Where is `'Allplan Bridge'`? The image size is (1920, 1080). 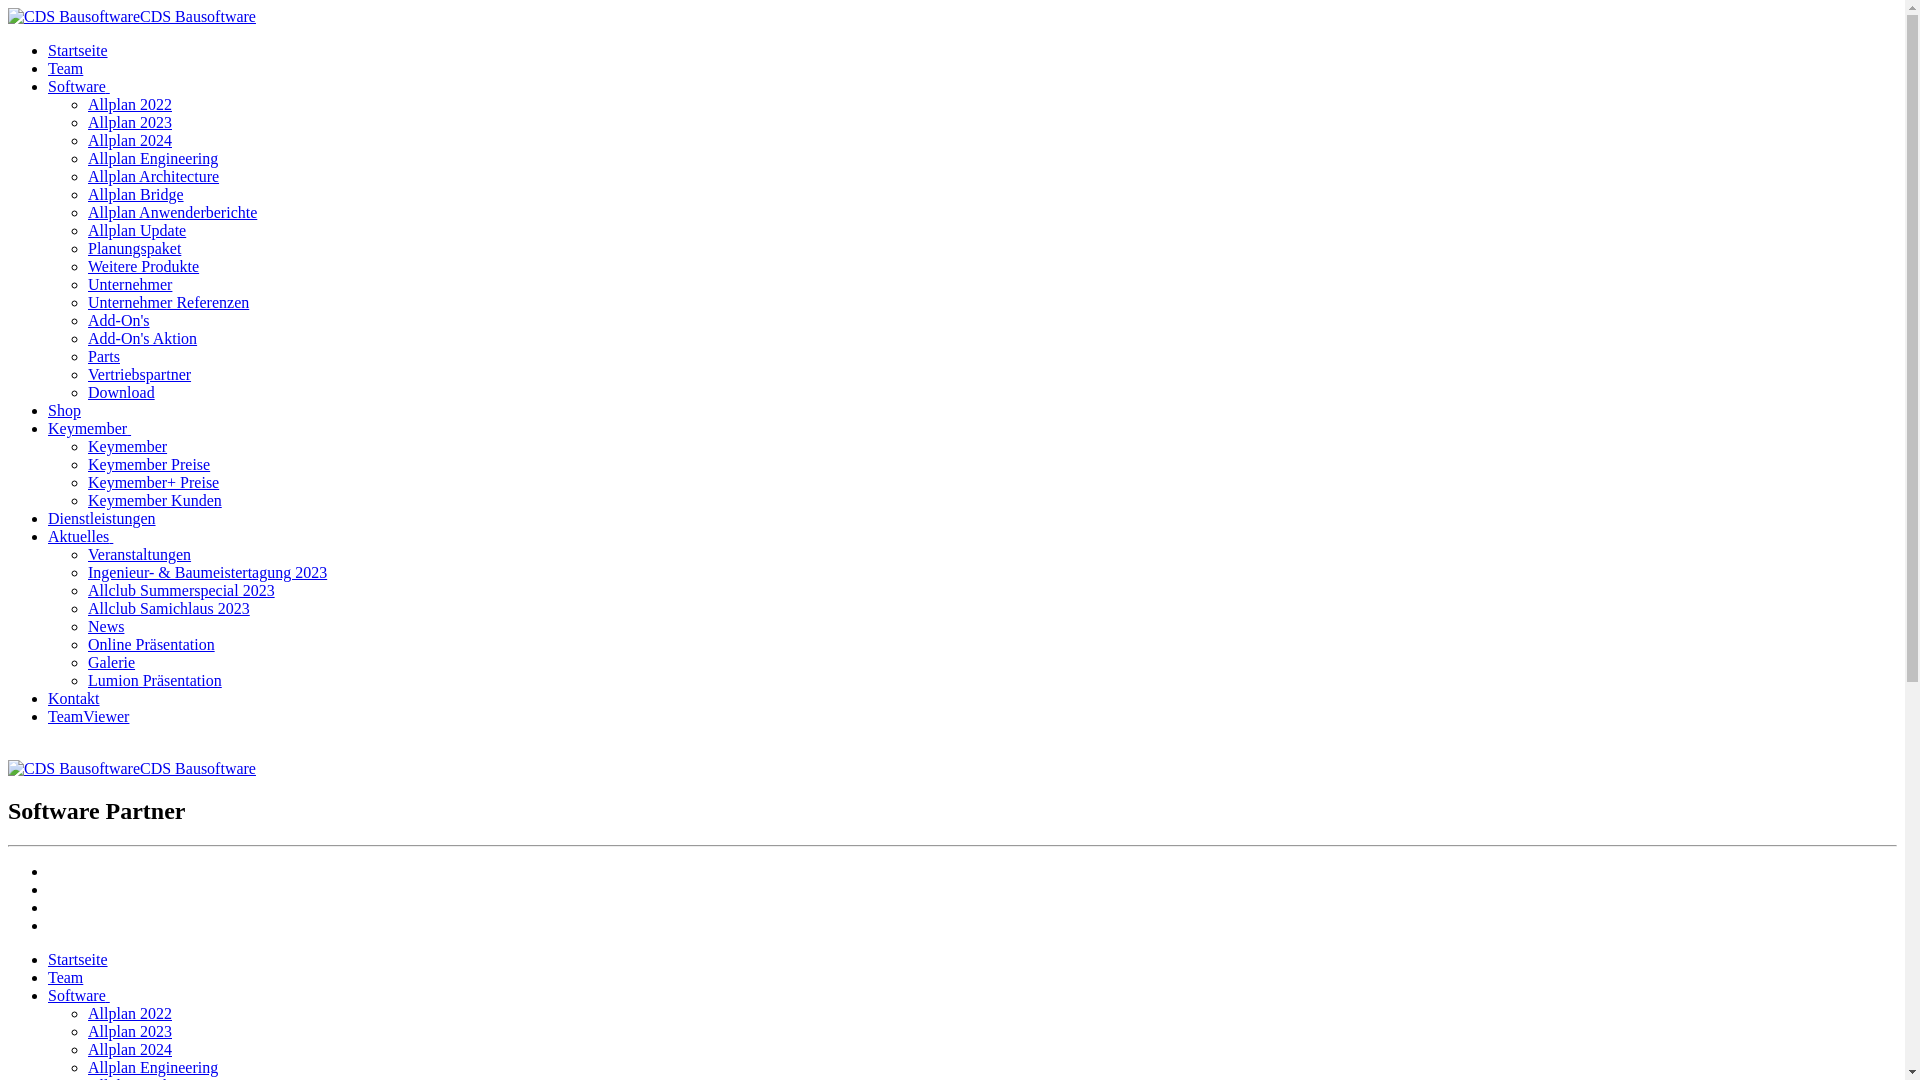
'Allplan Bridge' is located at coordinates (134, 194).